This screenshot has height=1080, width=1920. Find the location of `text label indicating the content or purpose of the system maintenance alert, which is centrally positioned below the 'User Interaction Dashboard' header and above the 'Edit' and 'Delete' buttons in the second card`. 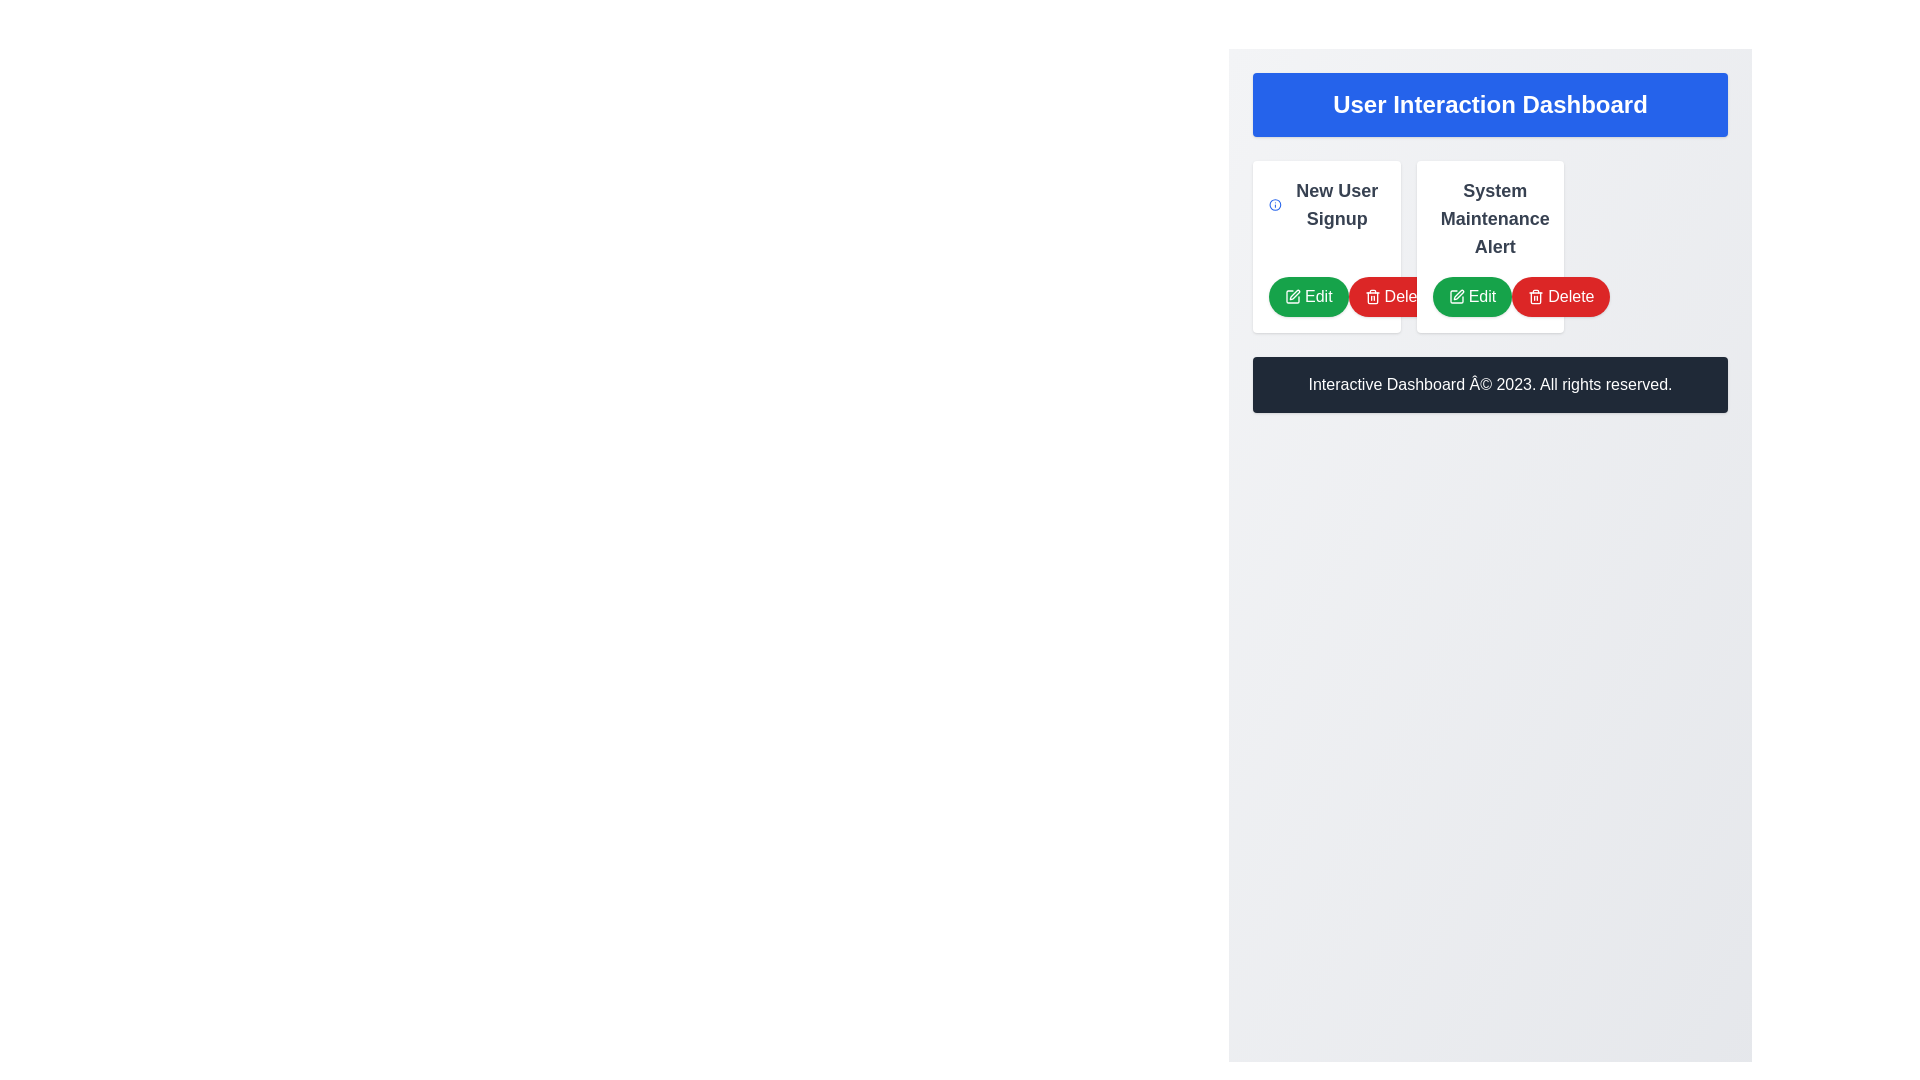

text label indicating the content or purpose of the system maintenance alert, which is centrally positioned below the 'User Interaction Dashboard' header and above the 'Edit' and 'Delete' buttons in the second card is located at coordinates (1490, 219).